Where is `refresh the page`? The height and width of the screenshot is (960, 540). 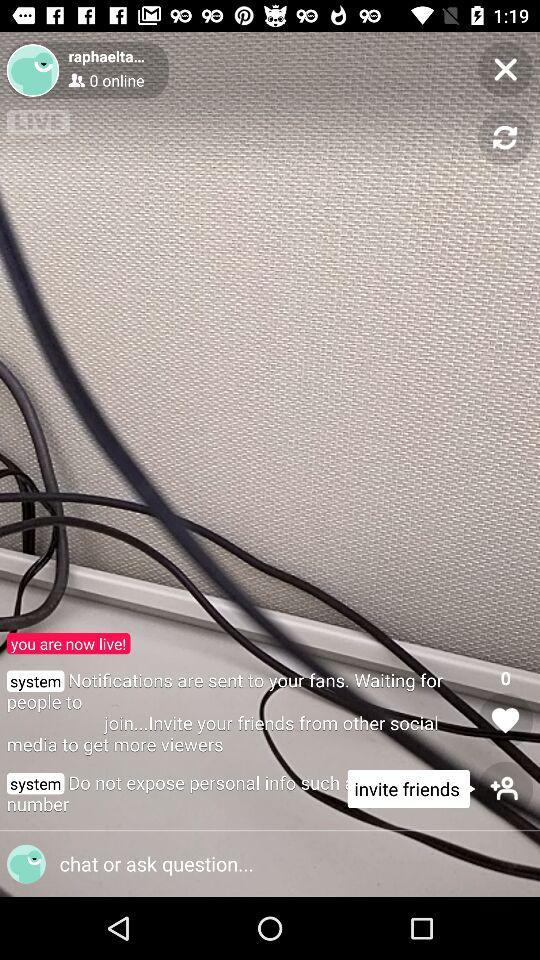 refresh the page is located at coordinates (504, 137).